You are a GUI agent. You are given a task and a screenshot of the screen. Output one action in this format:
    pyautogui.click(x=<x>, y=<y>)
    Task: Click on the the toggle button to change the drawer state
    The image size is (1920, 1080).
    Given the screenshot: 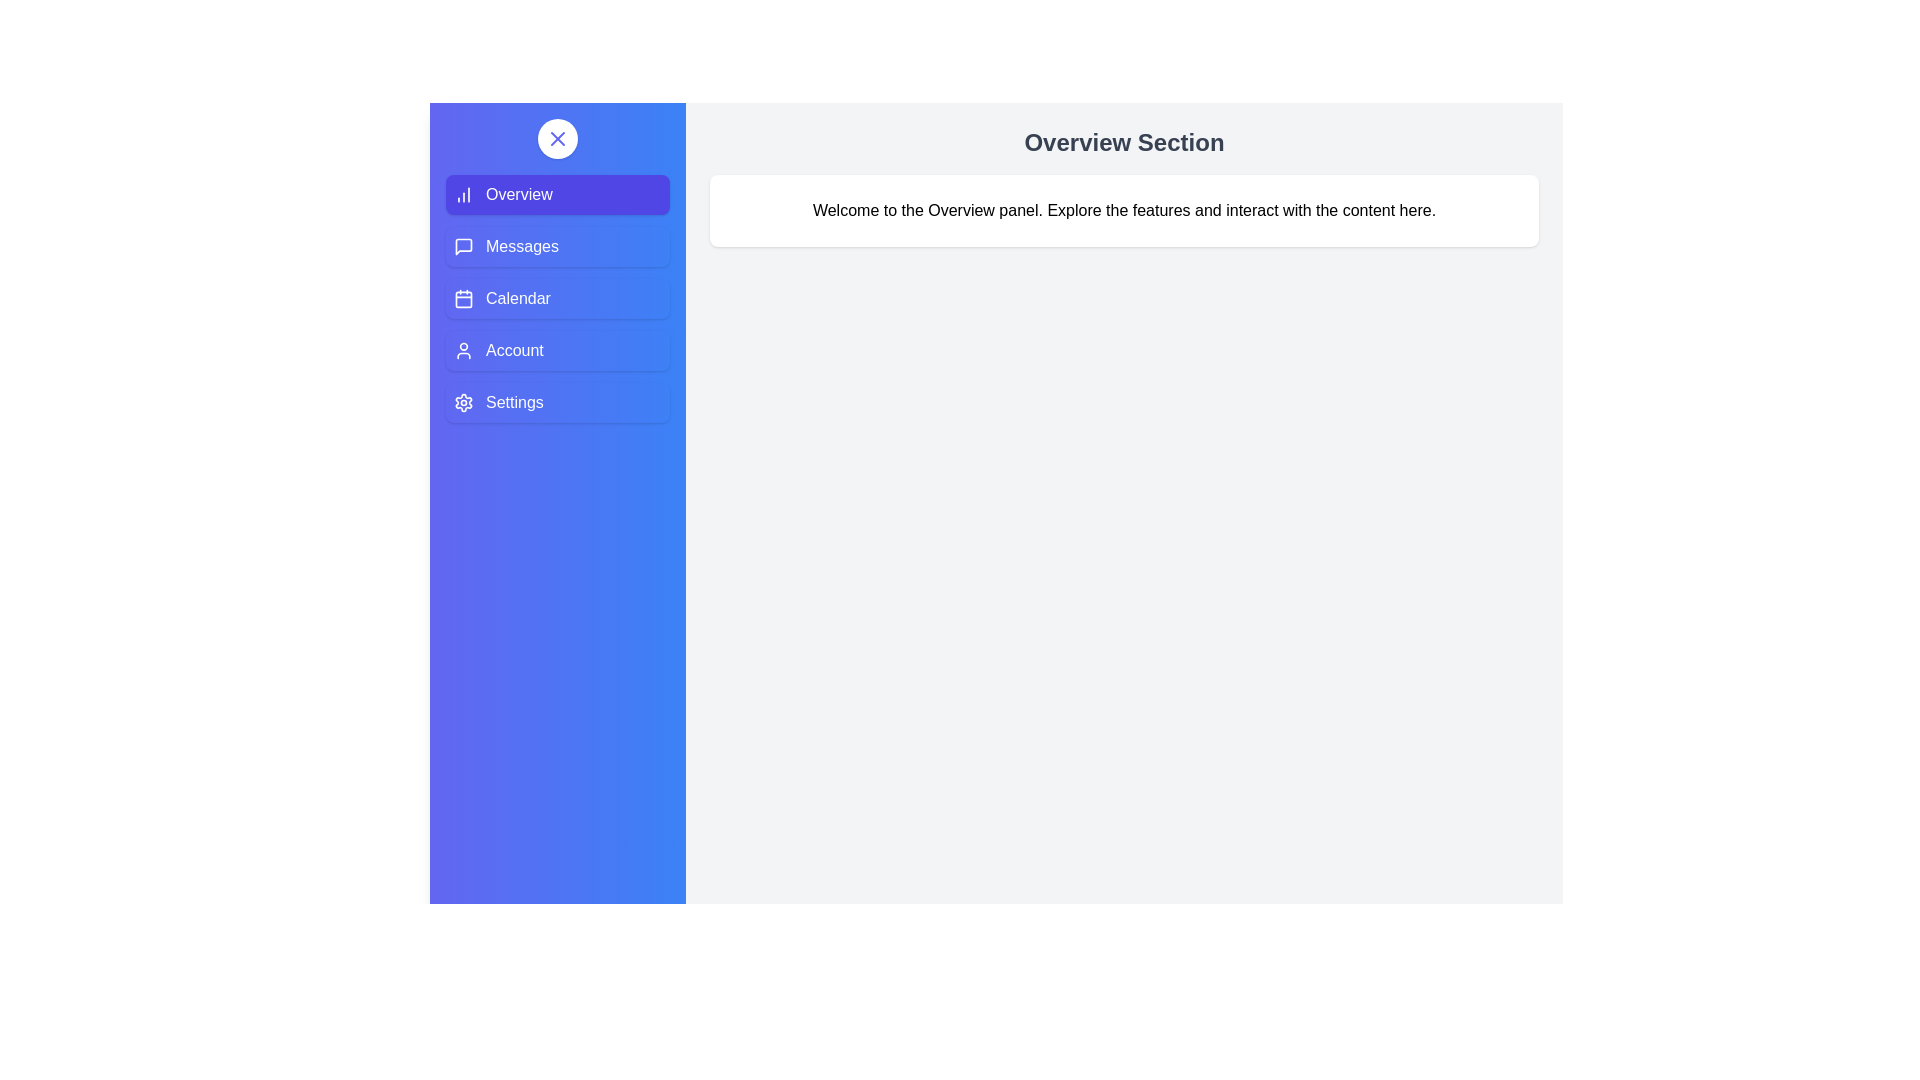 What is the action you would take?
    pyautogui.click(x=557, y=137)
    